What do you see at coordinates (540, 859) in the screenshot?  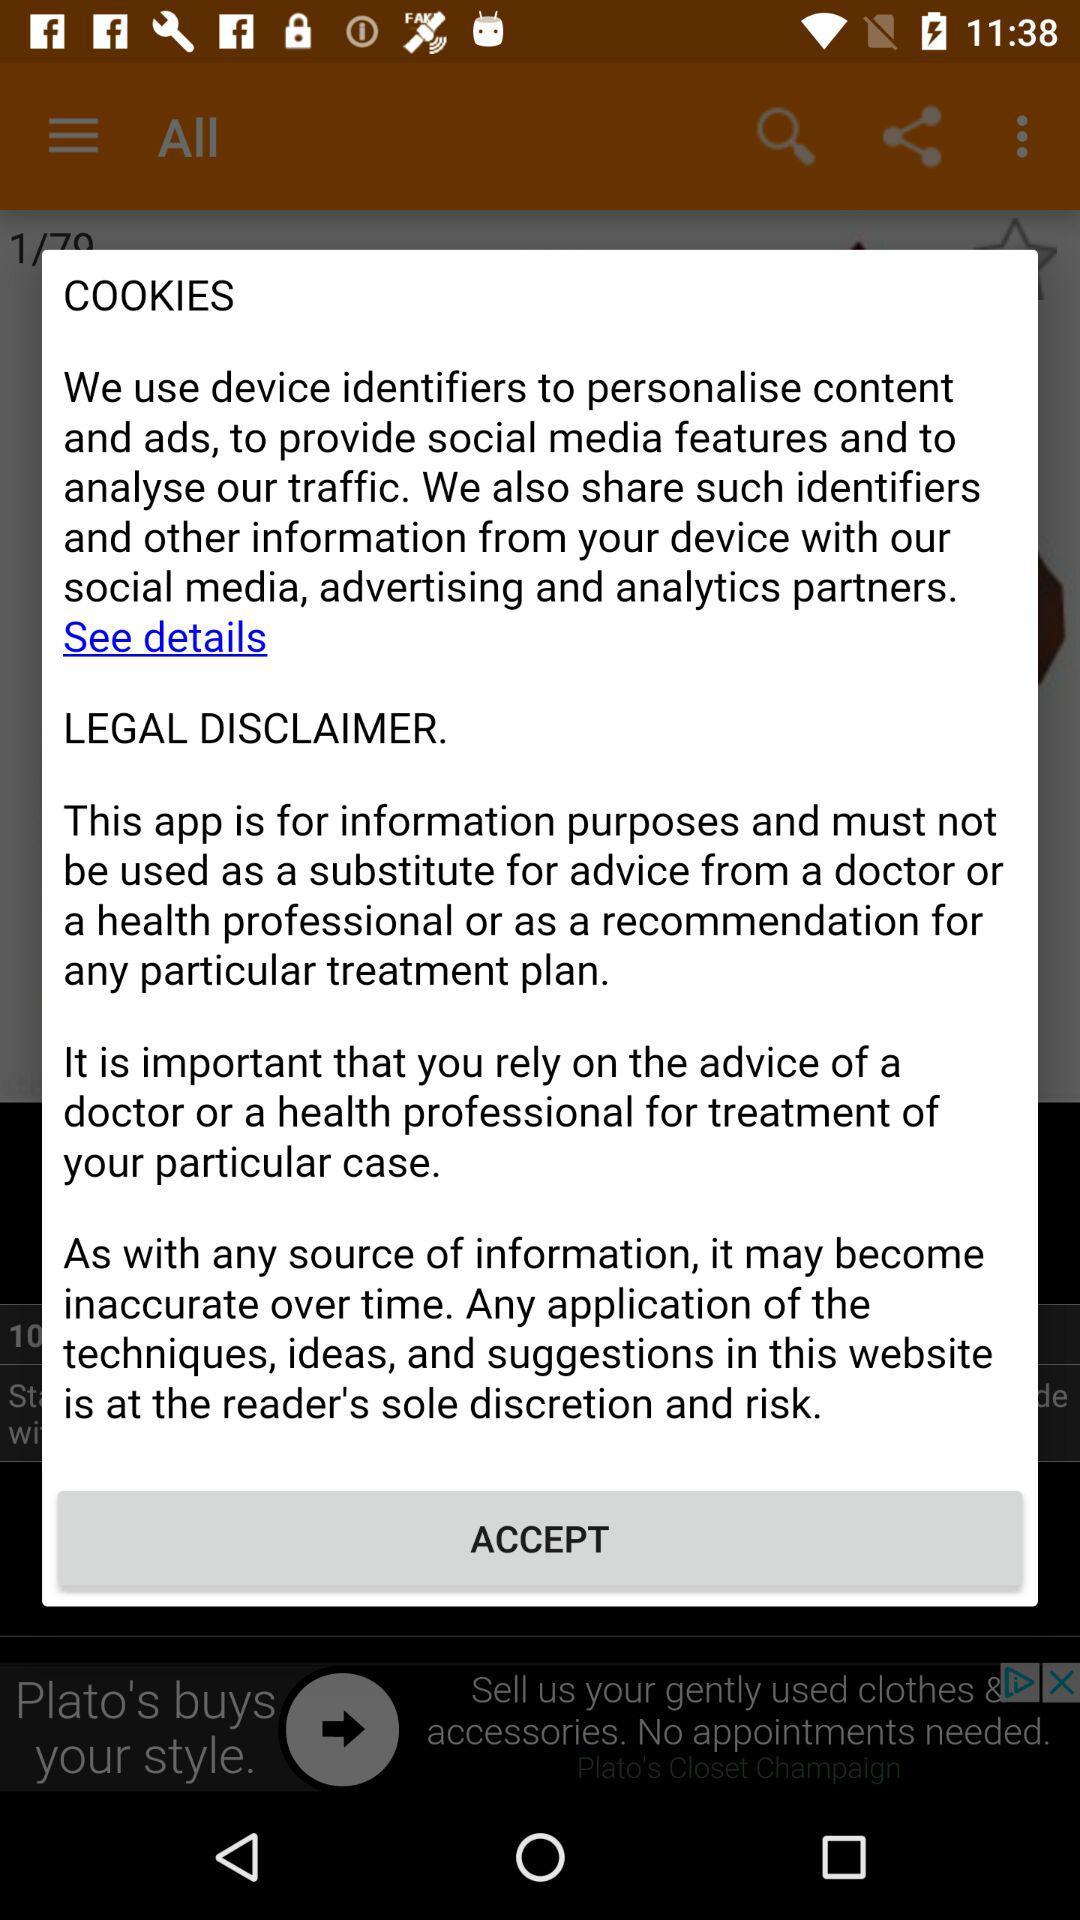 I see `app terms and conditions` at bounding box center [540, 859].